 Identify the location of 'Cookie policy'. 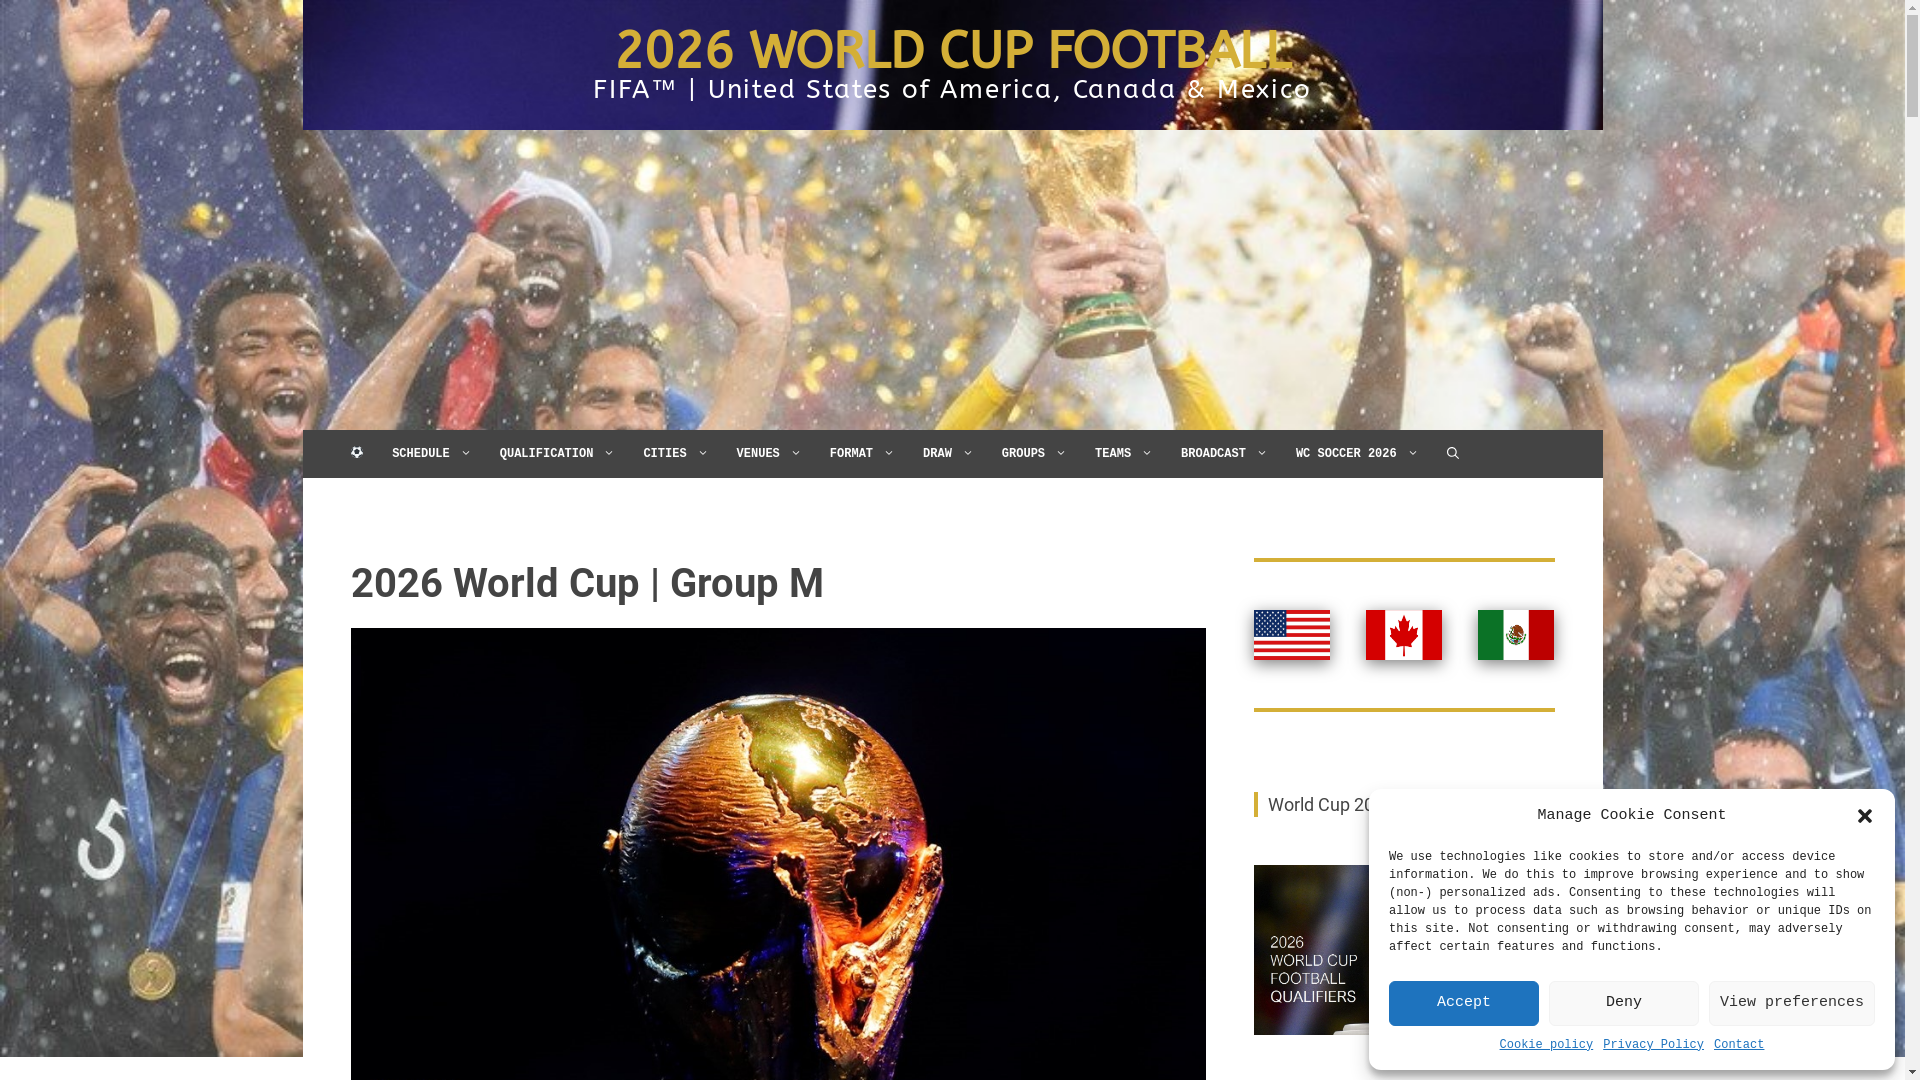
(1545, 1044).